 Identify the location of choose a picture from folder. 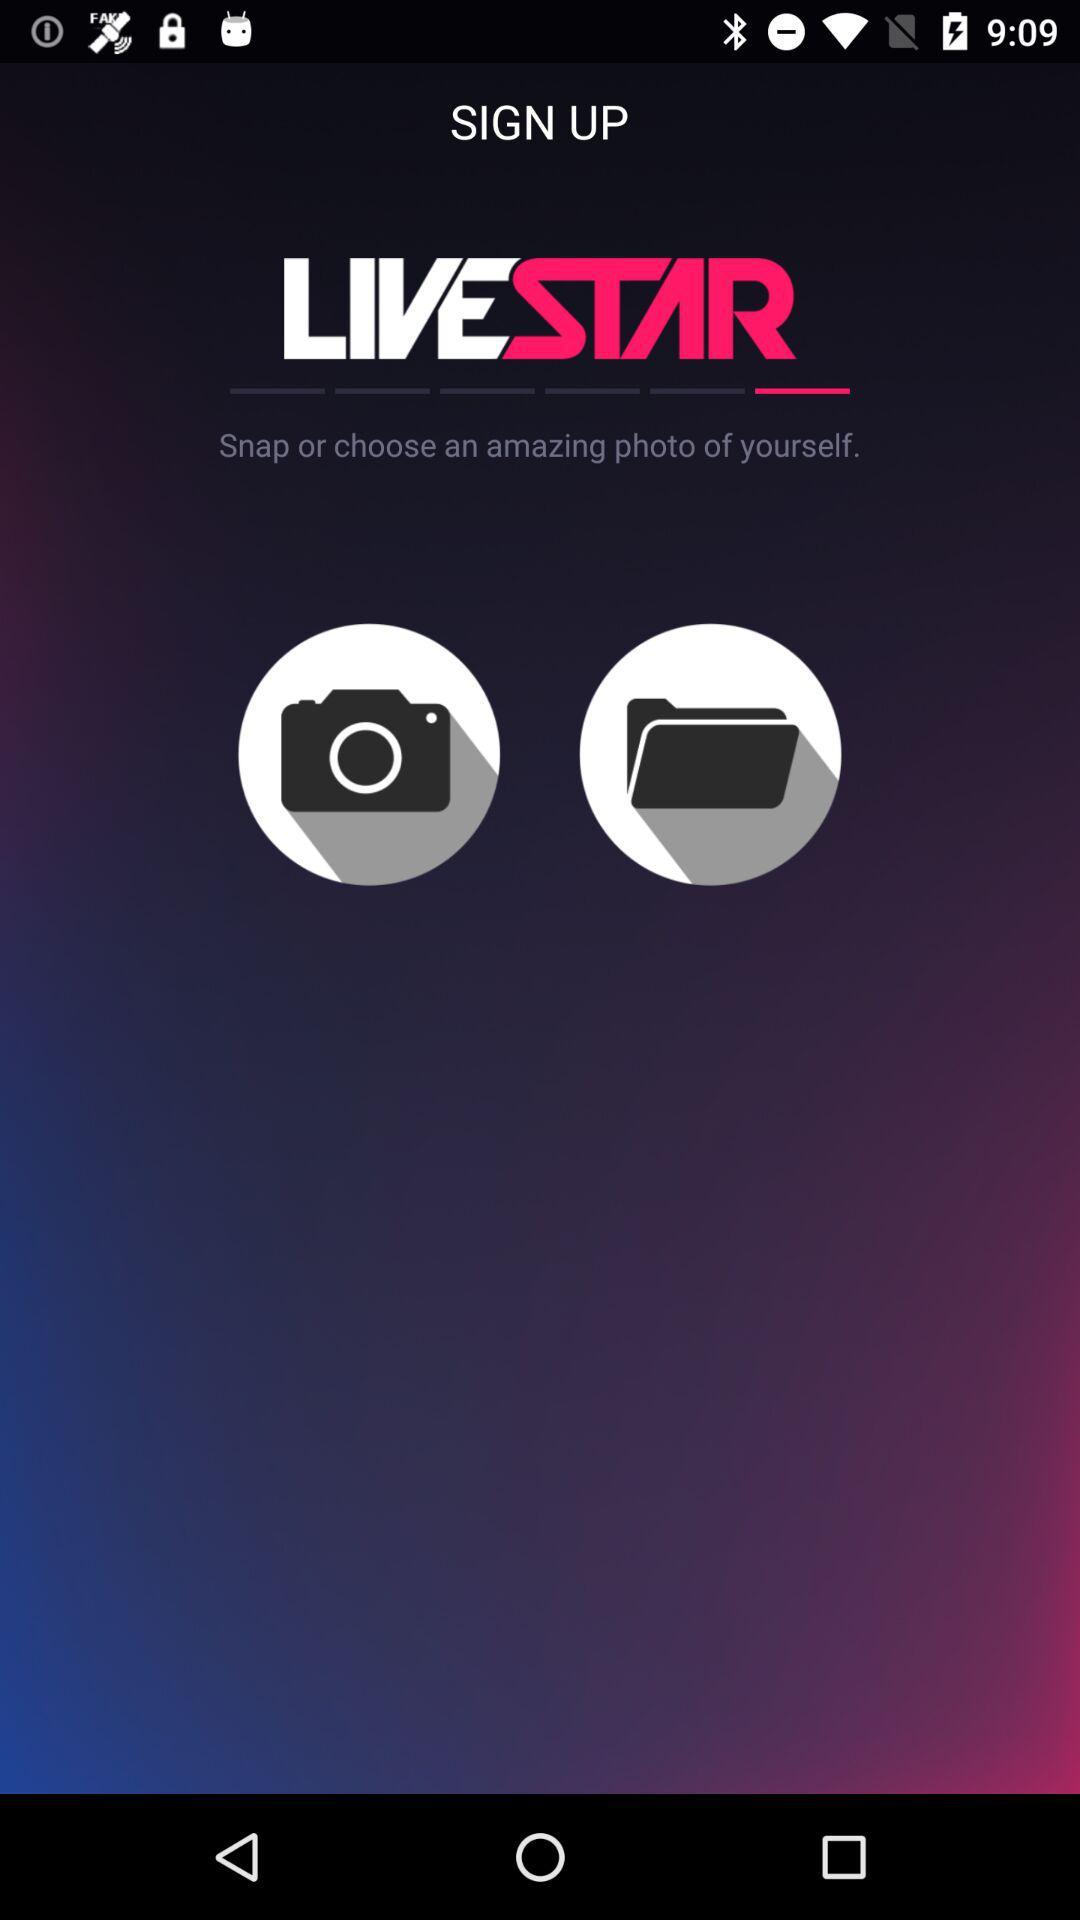
(709, 753).